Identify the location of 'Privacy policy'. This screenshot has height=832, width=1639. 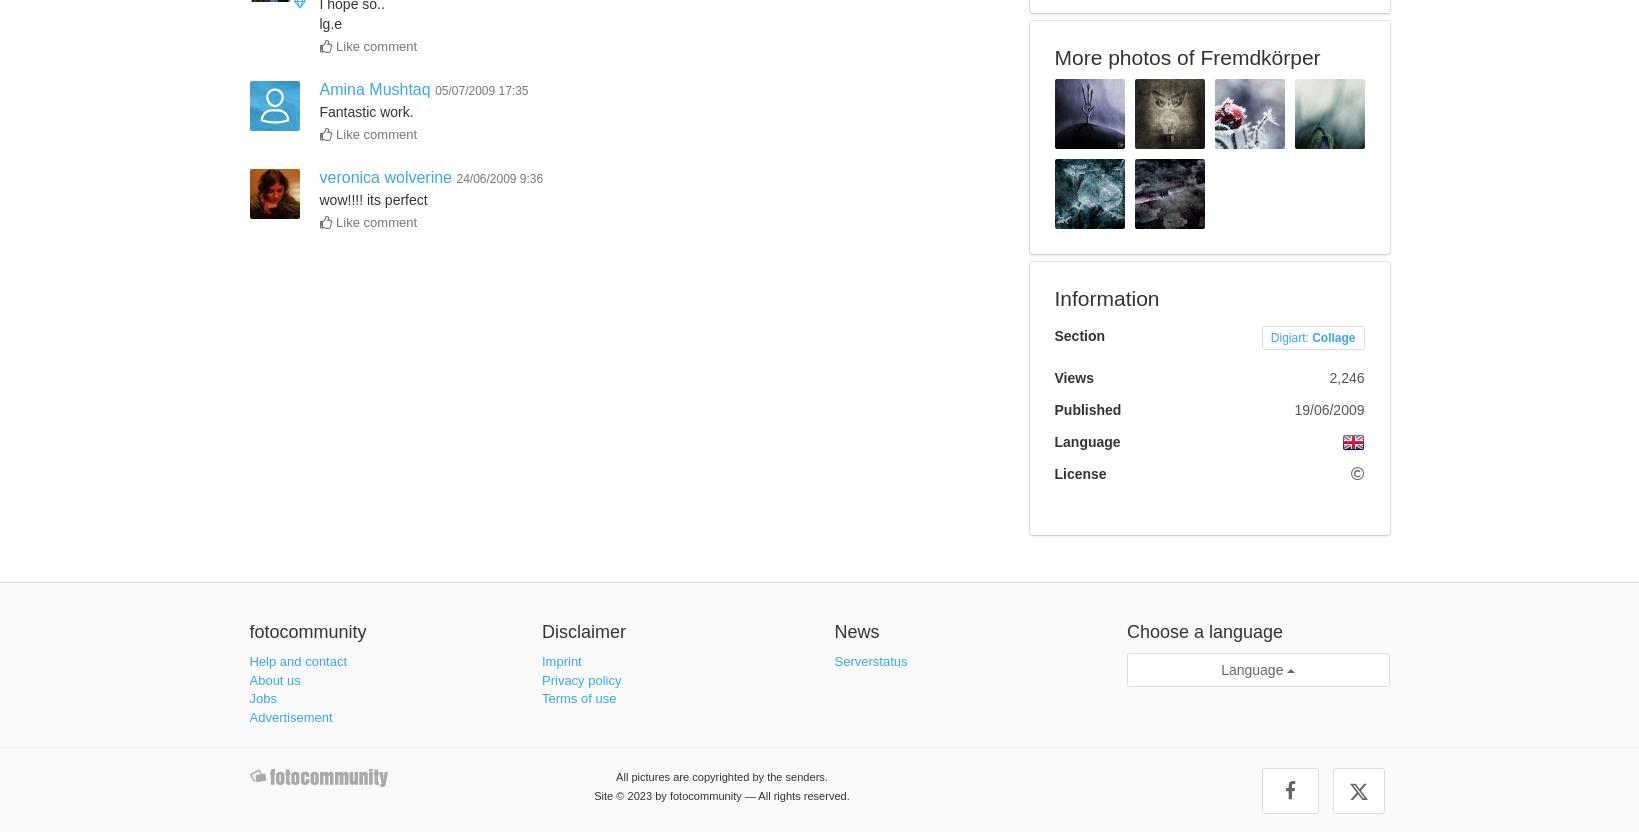
(580, 678).